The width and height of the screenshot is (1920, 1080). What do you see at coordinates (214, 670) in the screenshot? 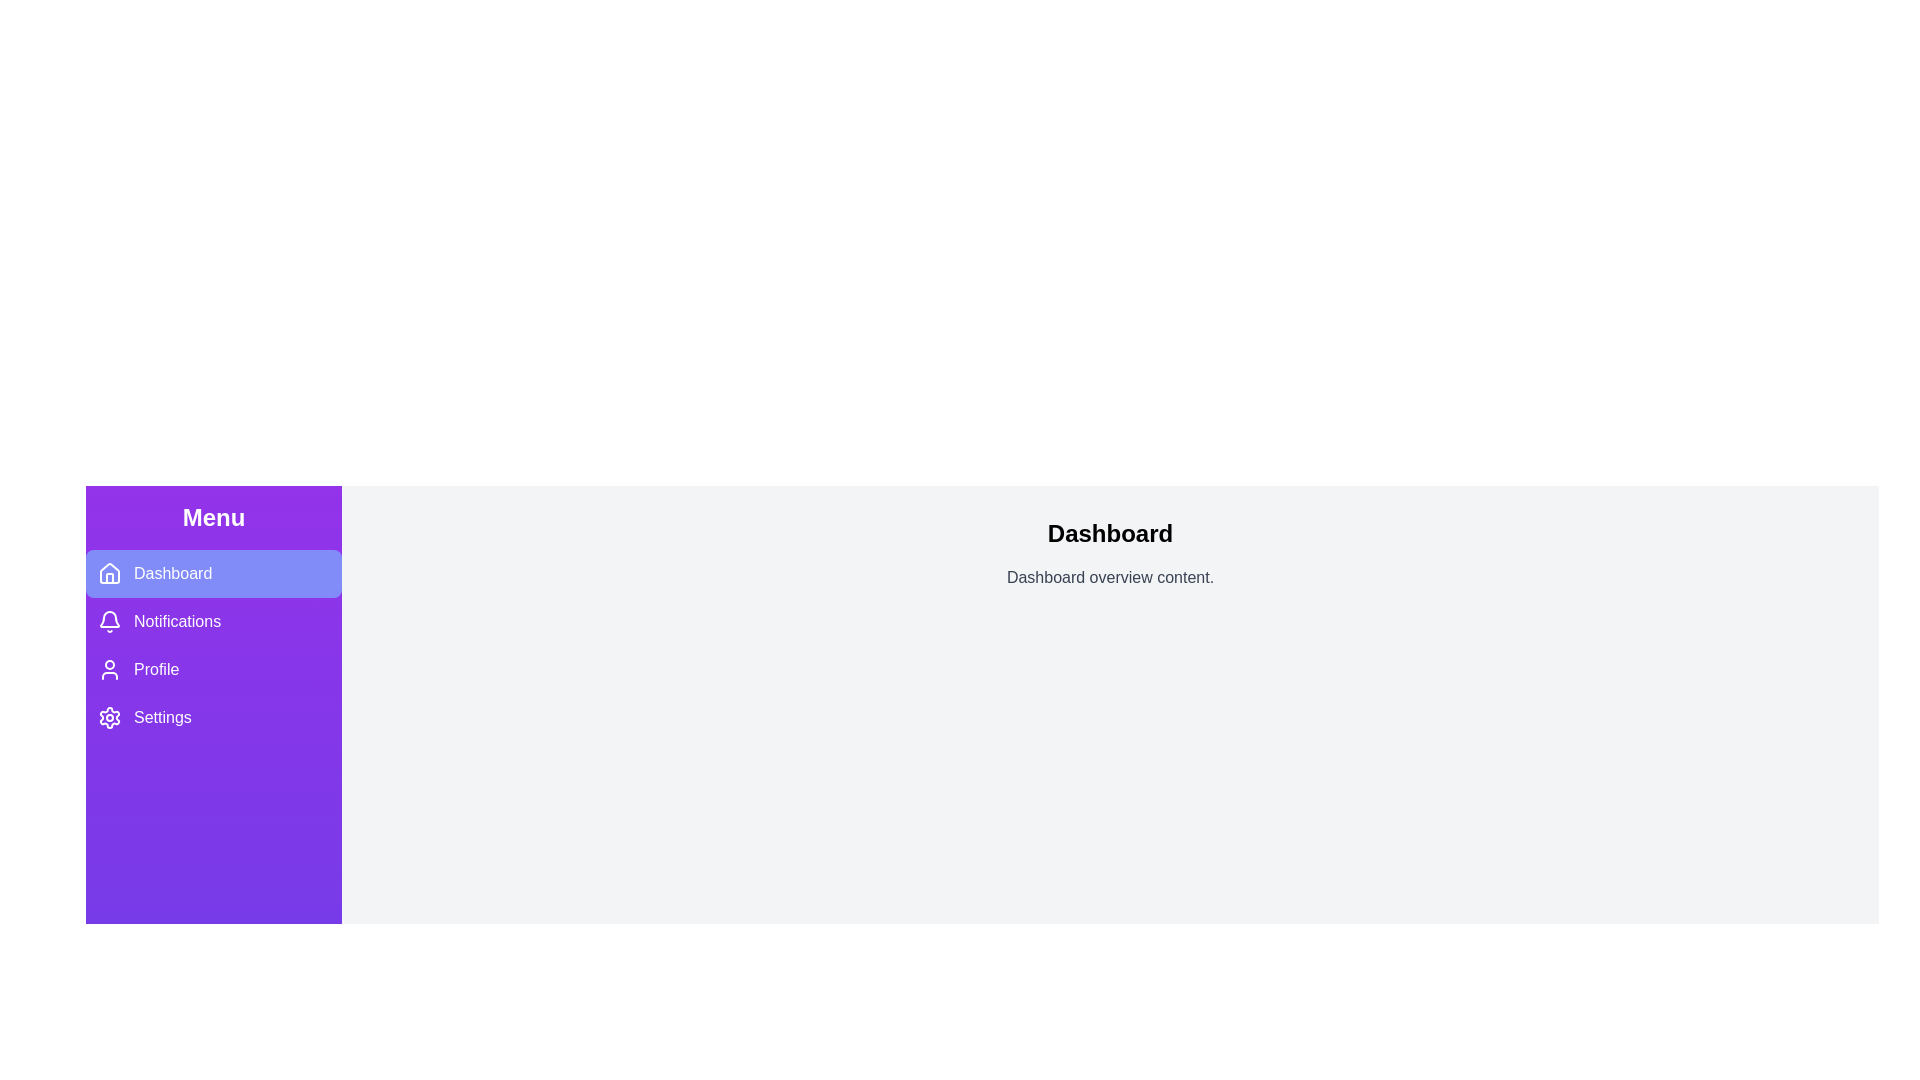
I see `the 'Profile' button, which is the third button in the vertical menu, positioned below 'Notifications' and above 'Settings'` at bounding box center [214, 670].